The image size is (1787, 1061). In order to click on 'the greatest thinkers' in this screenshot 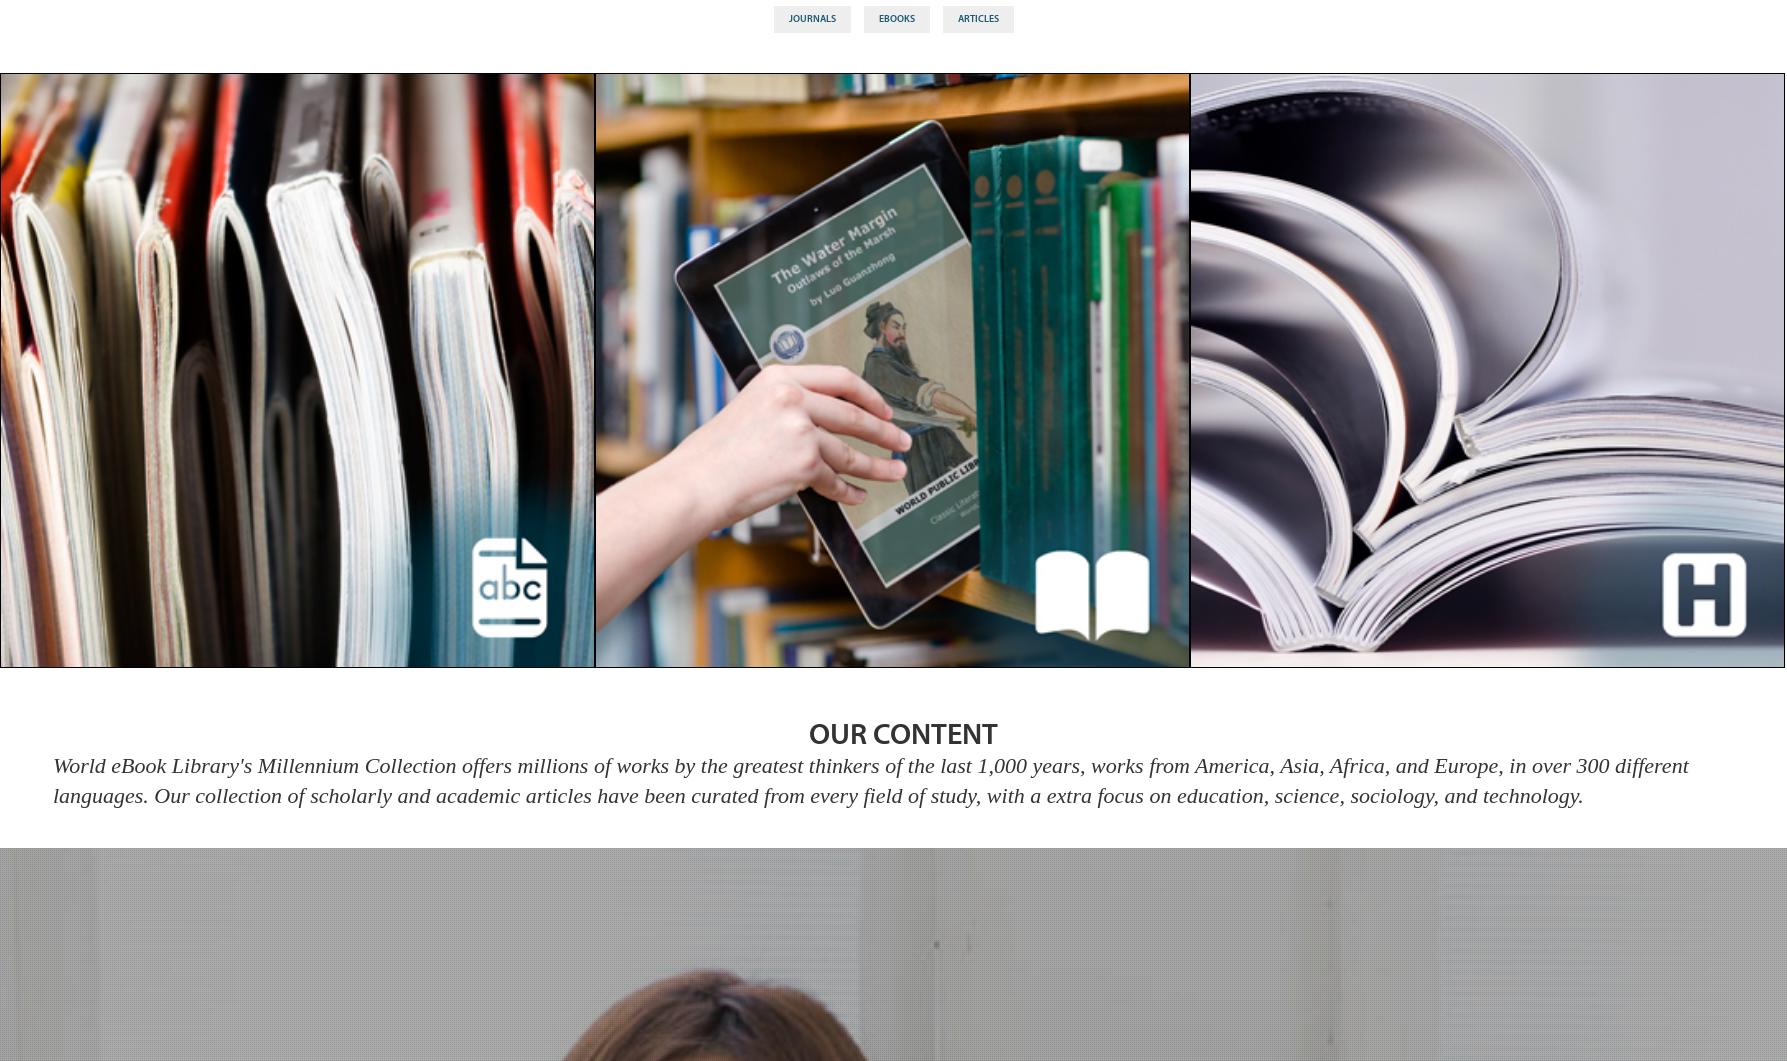, I will do `click(789, 764)`.